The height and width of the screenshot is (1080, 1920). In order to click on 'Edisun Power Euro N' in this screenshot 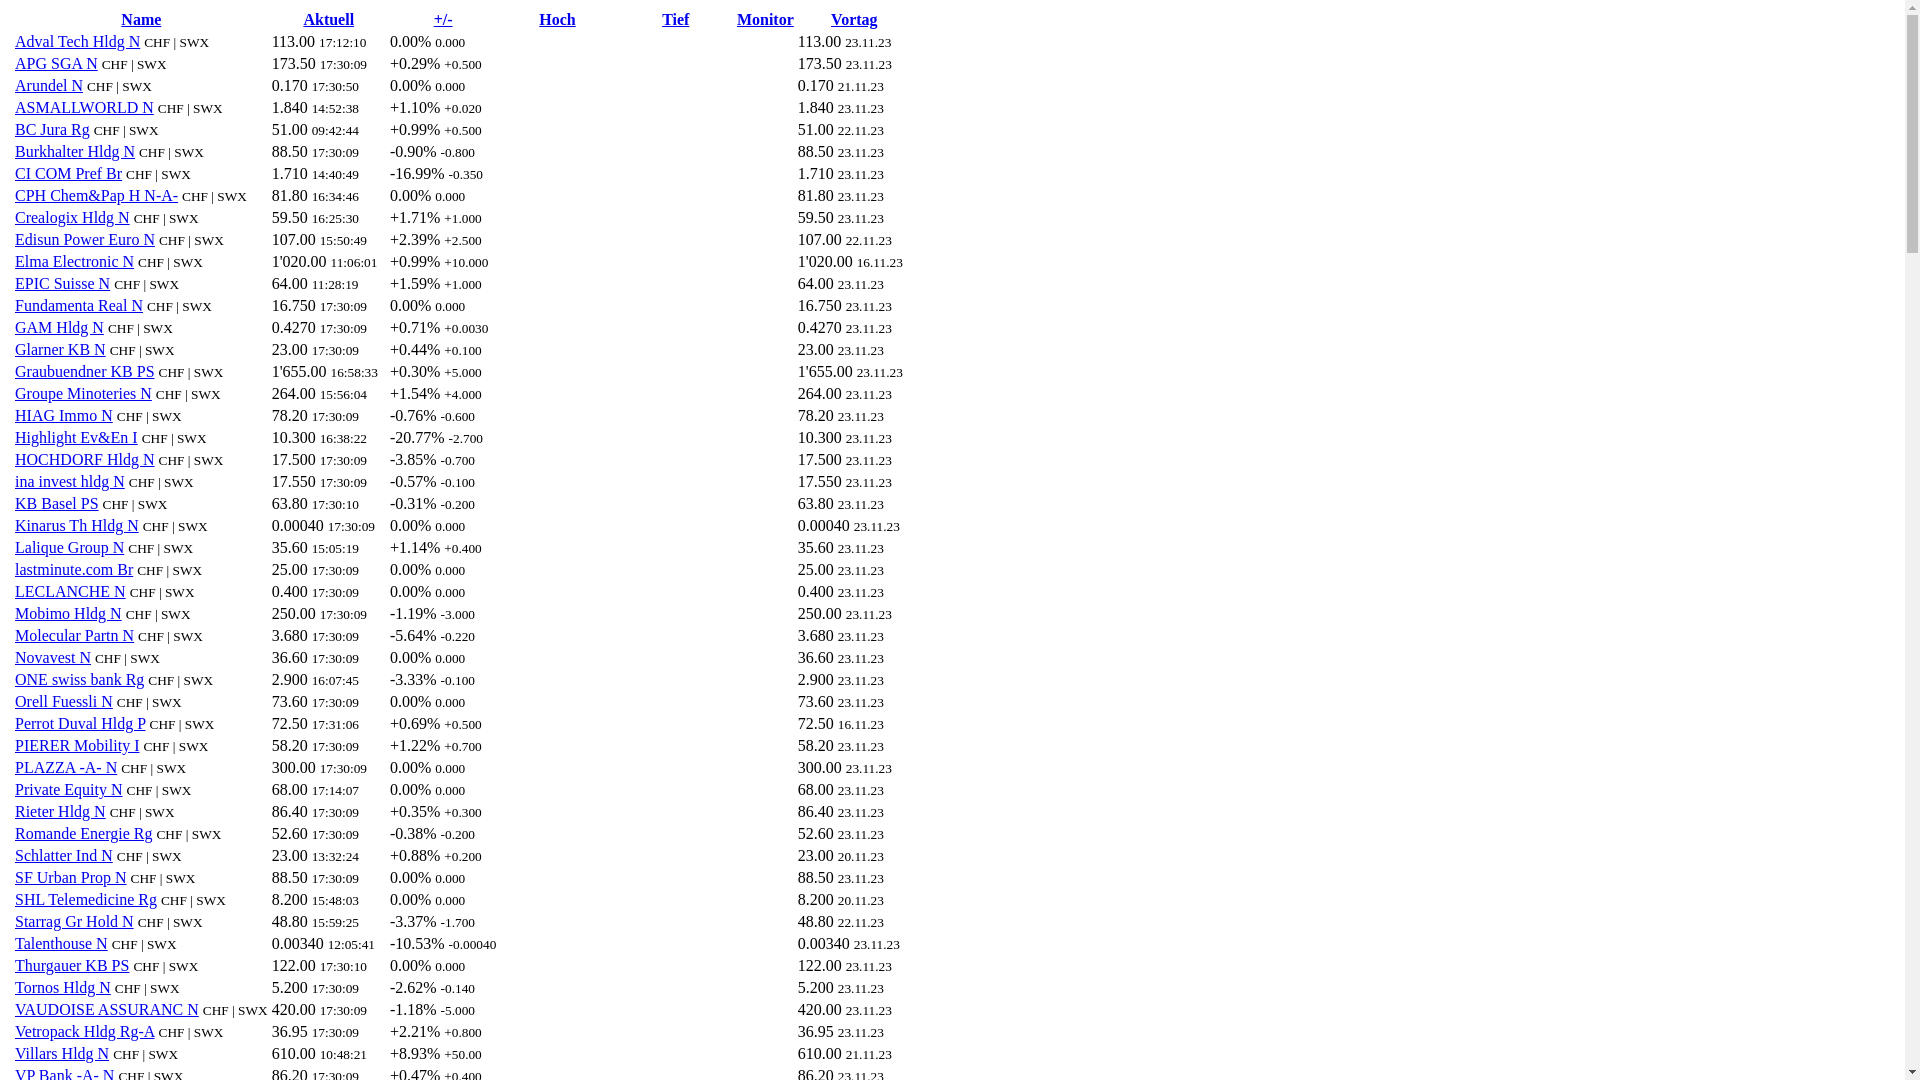, I will do `click(84, 238)`.